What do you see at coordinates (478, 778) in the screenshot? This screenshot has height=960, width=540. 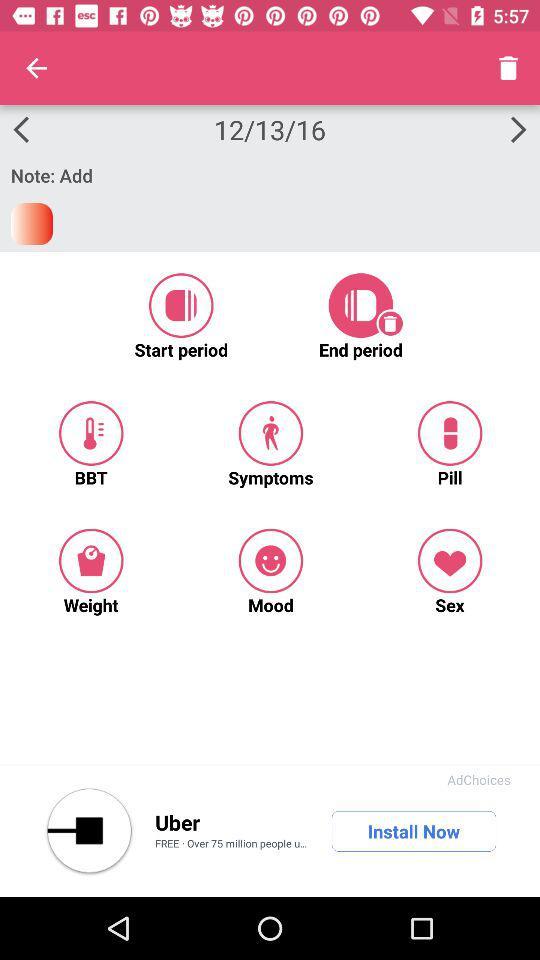 I see `the adchoices app` at bounding box center [478, 778].